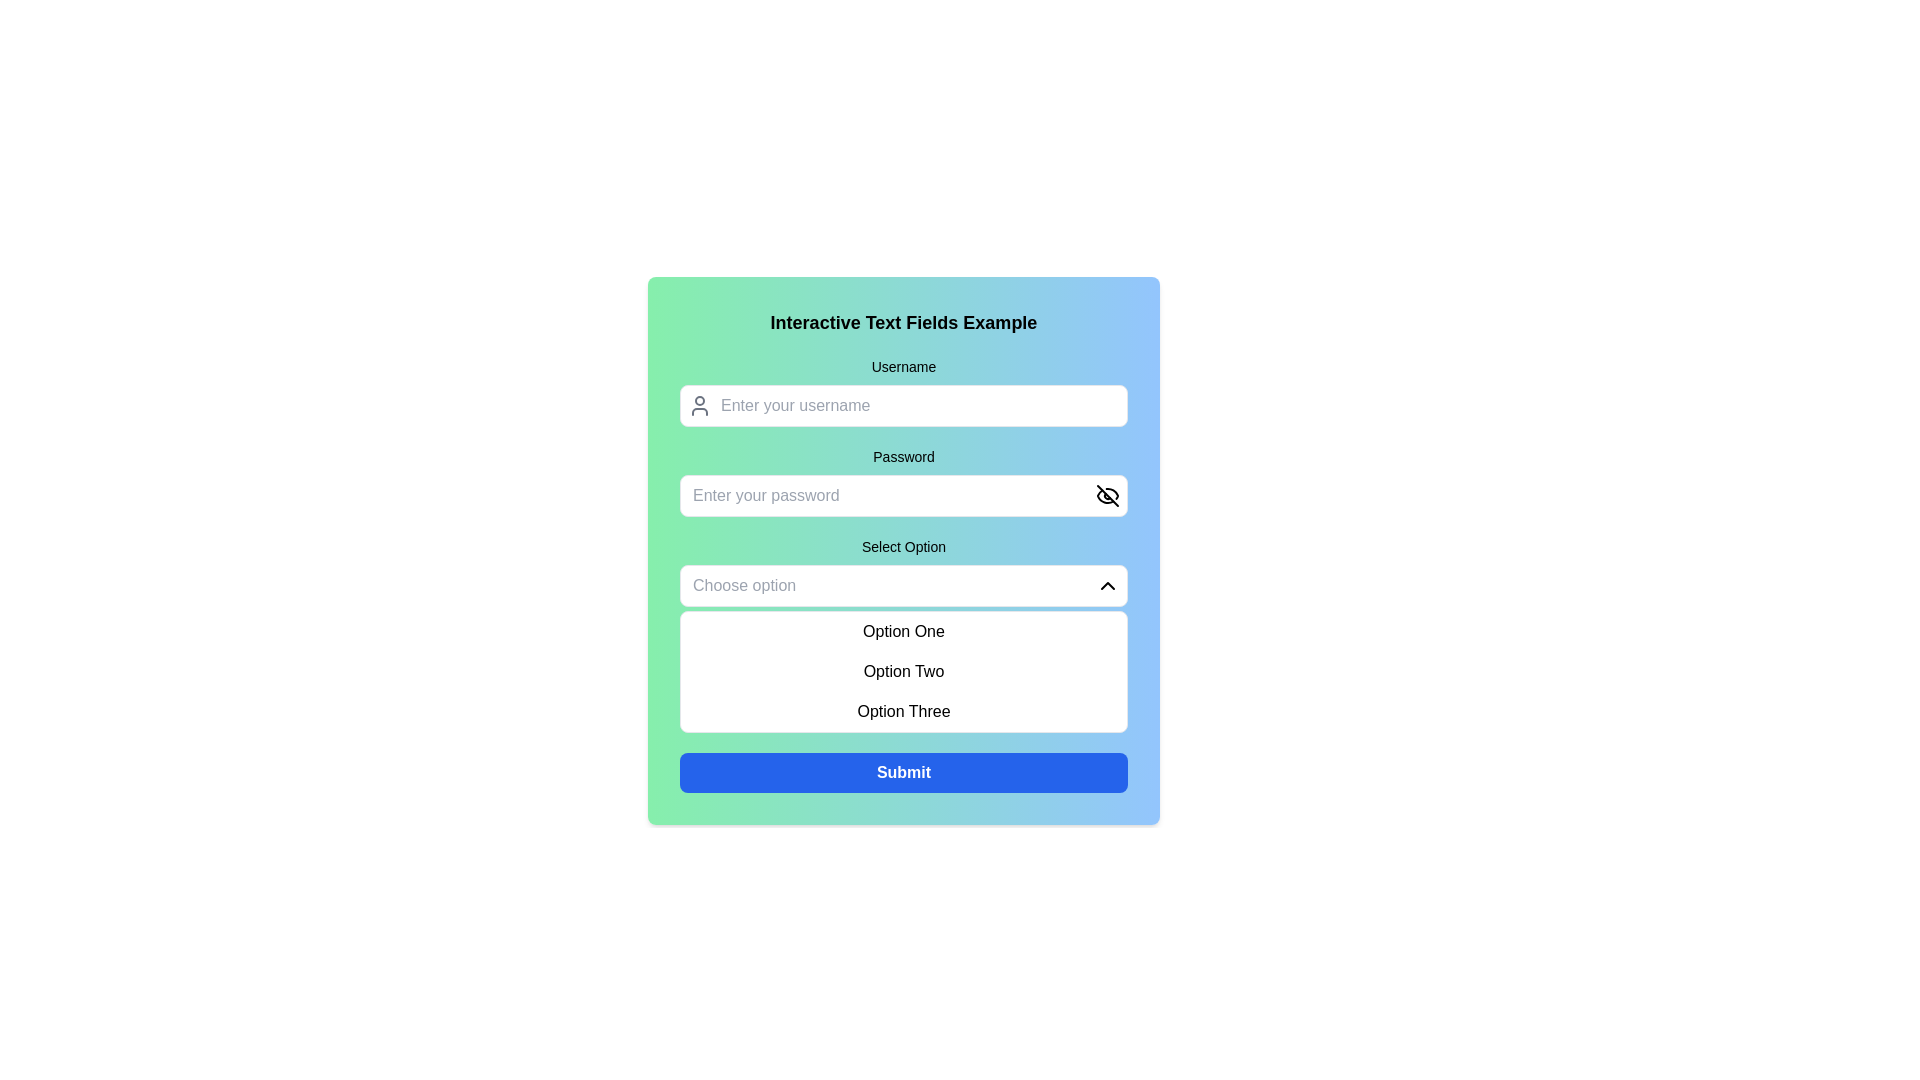 This screenshot has height=1080, width=1920. Describe the element at coordinates (1107, 495) in the screenshot. I see `the visibility toggle button located at the far right of the password input field` at that location.